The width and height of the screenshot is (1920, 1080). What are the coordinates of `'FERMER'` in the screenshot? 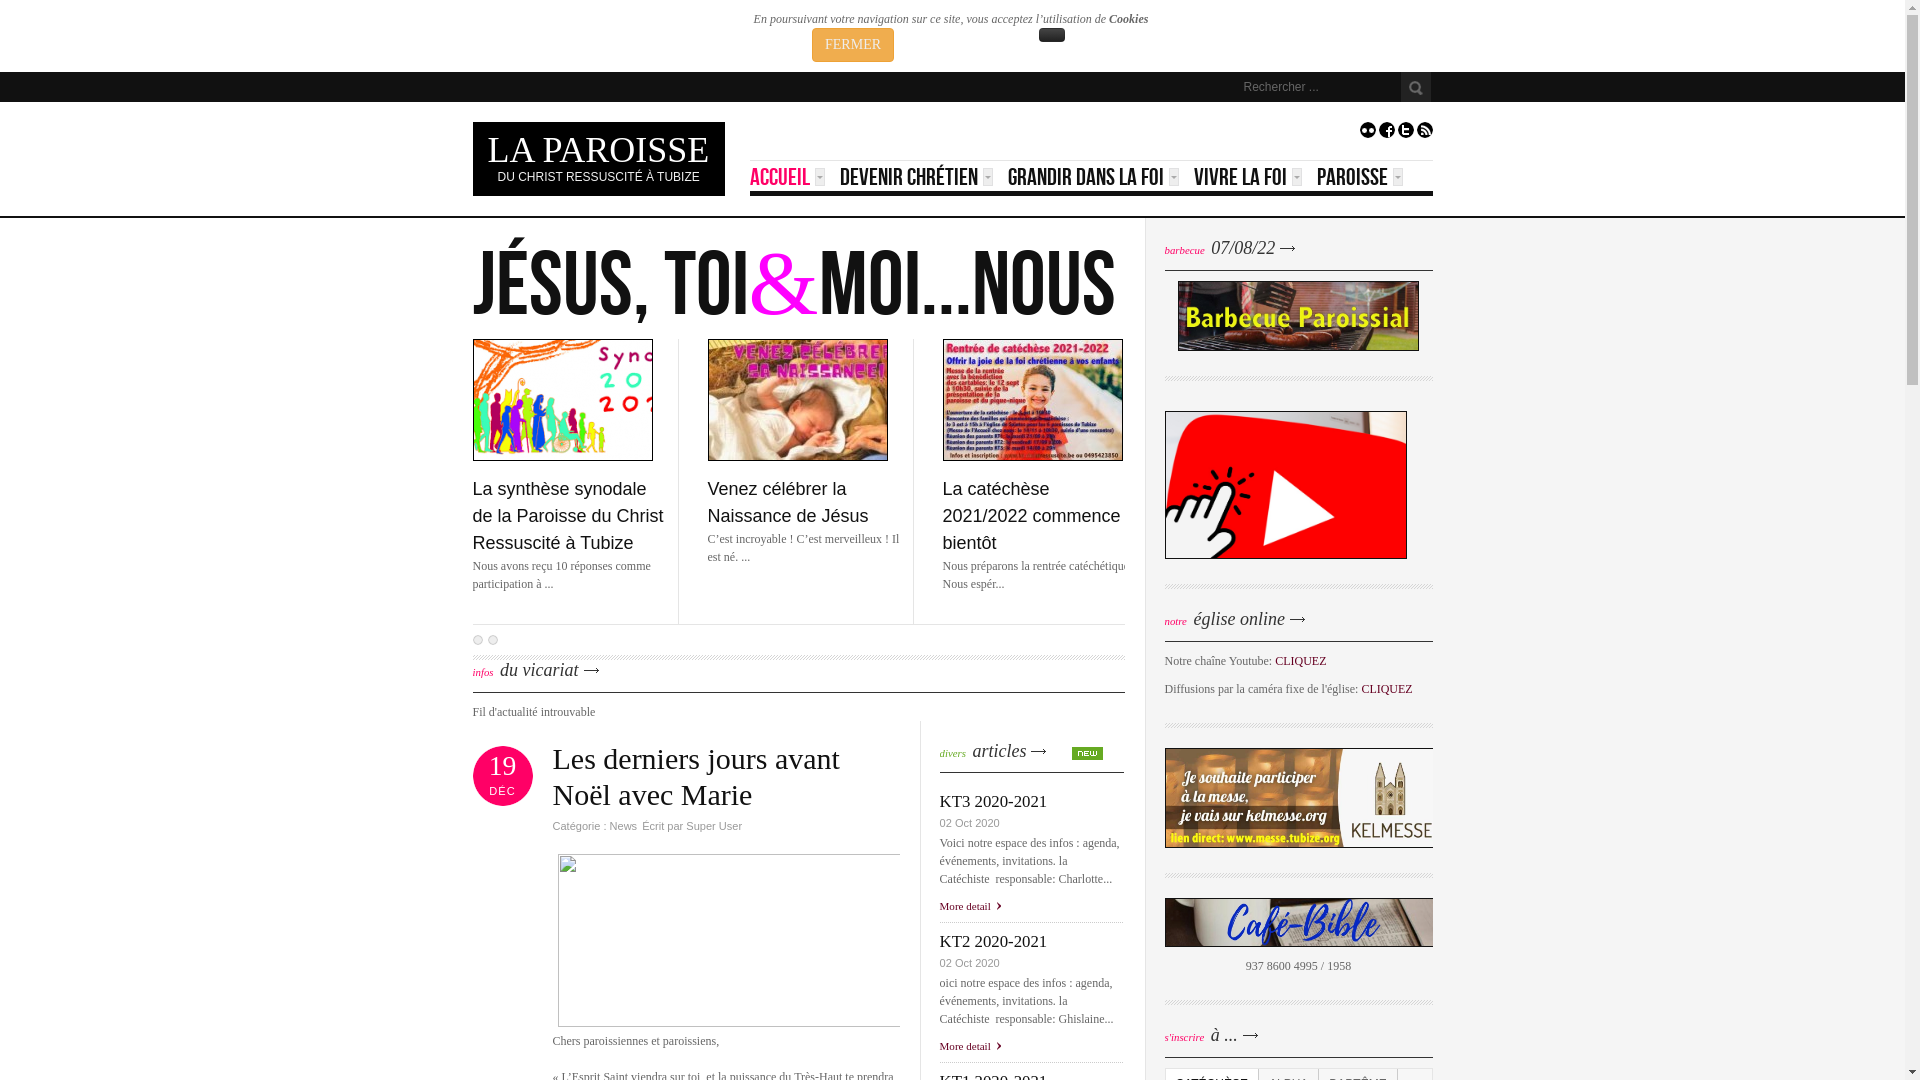 It's located at (853, 45).